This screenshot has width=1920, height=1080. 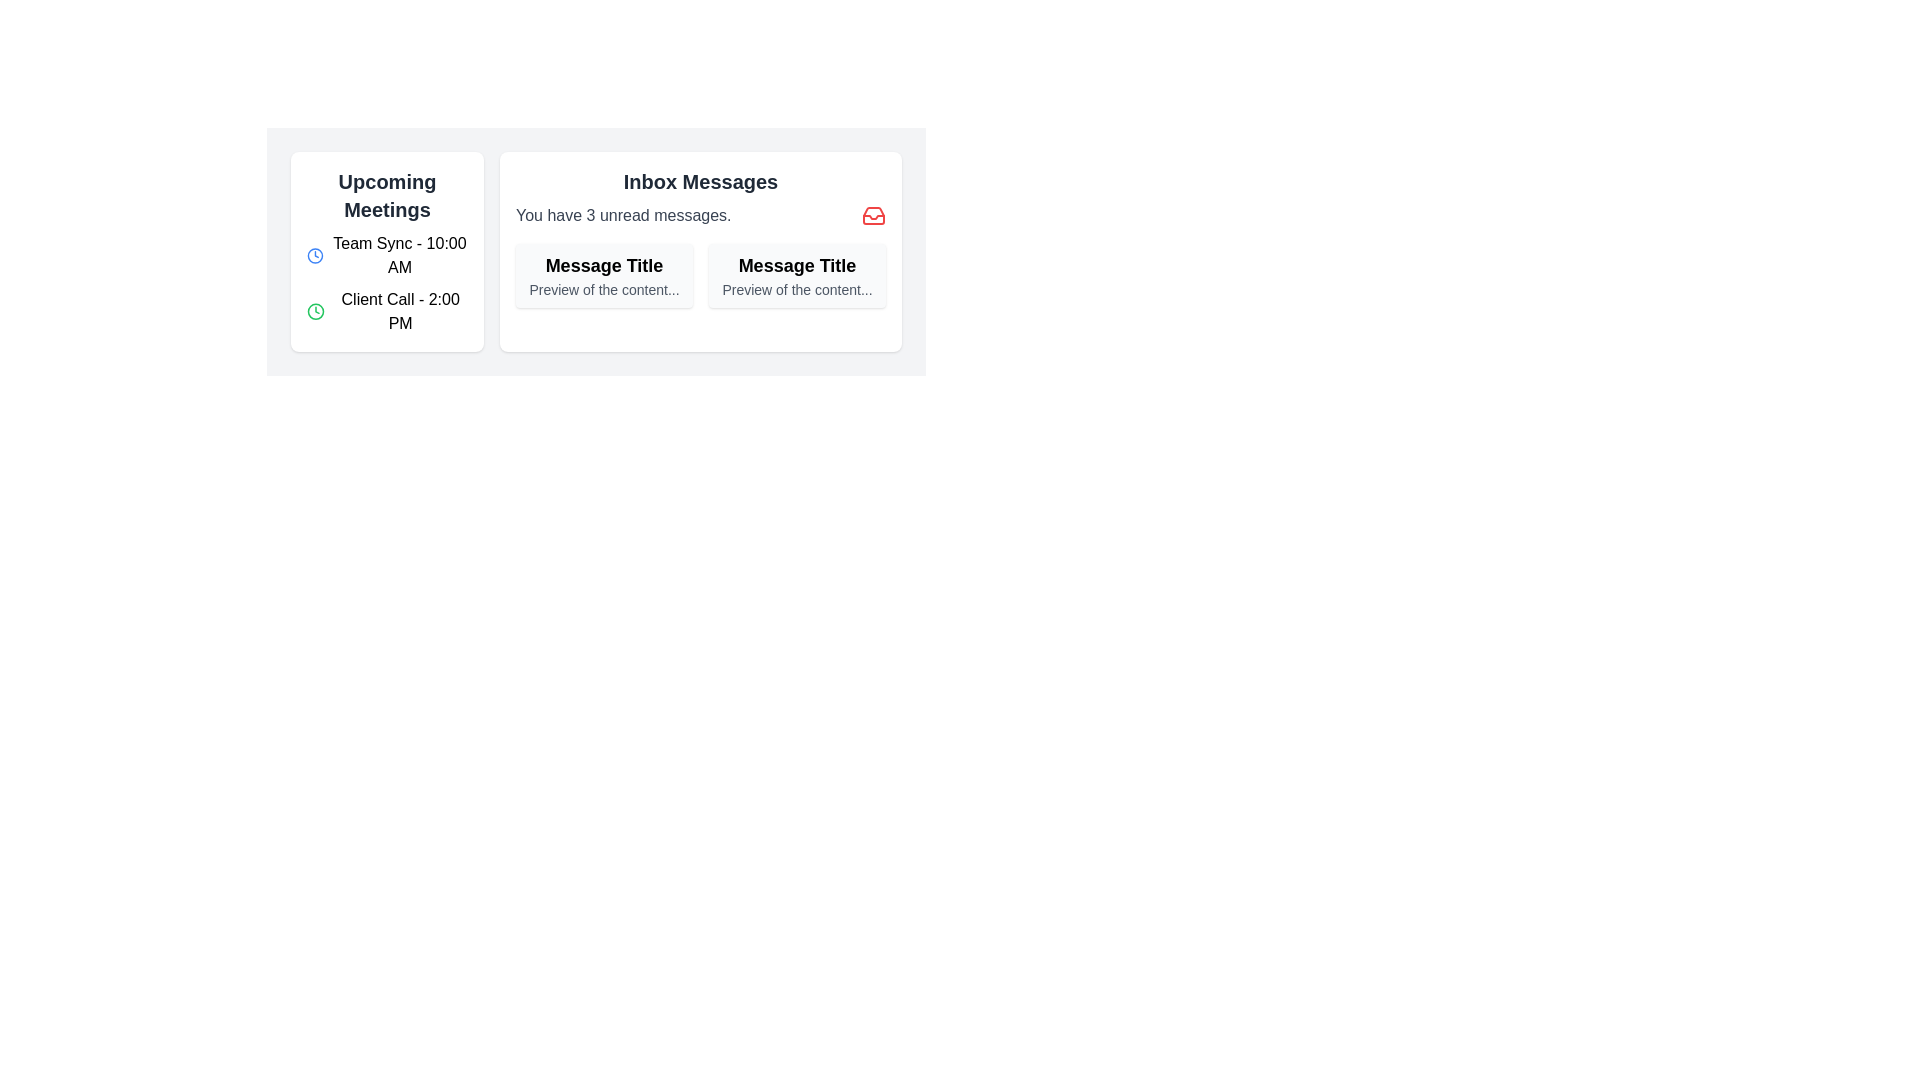 What do you see at coordinates (314, 254) in the screenshot?
I see `the clock icon element adjacent to the 'Client Call - 2:00 PM' entry in the 'Upcoming Meetings' card` at bounding box center [314, 254].